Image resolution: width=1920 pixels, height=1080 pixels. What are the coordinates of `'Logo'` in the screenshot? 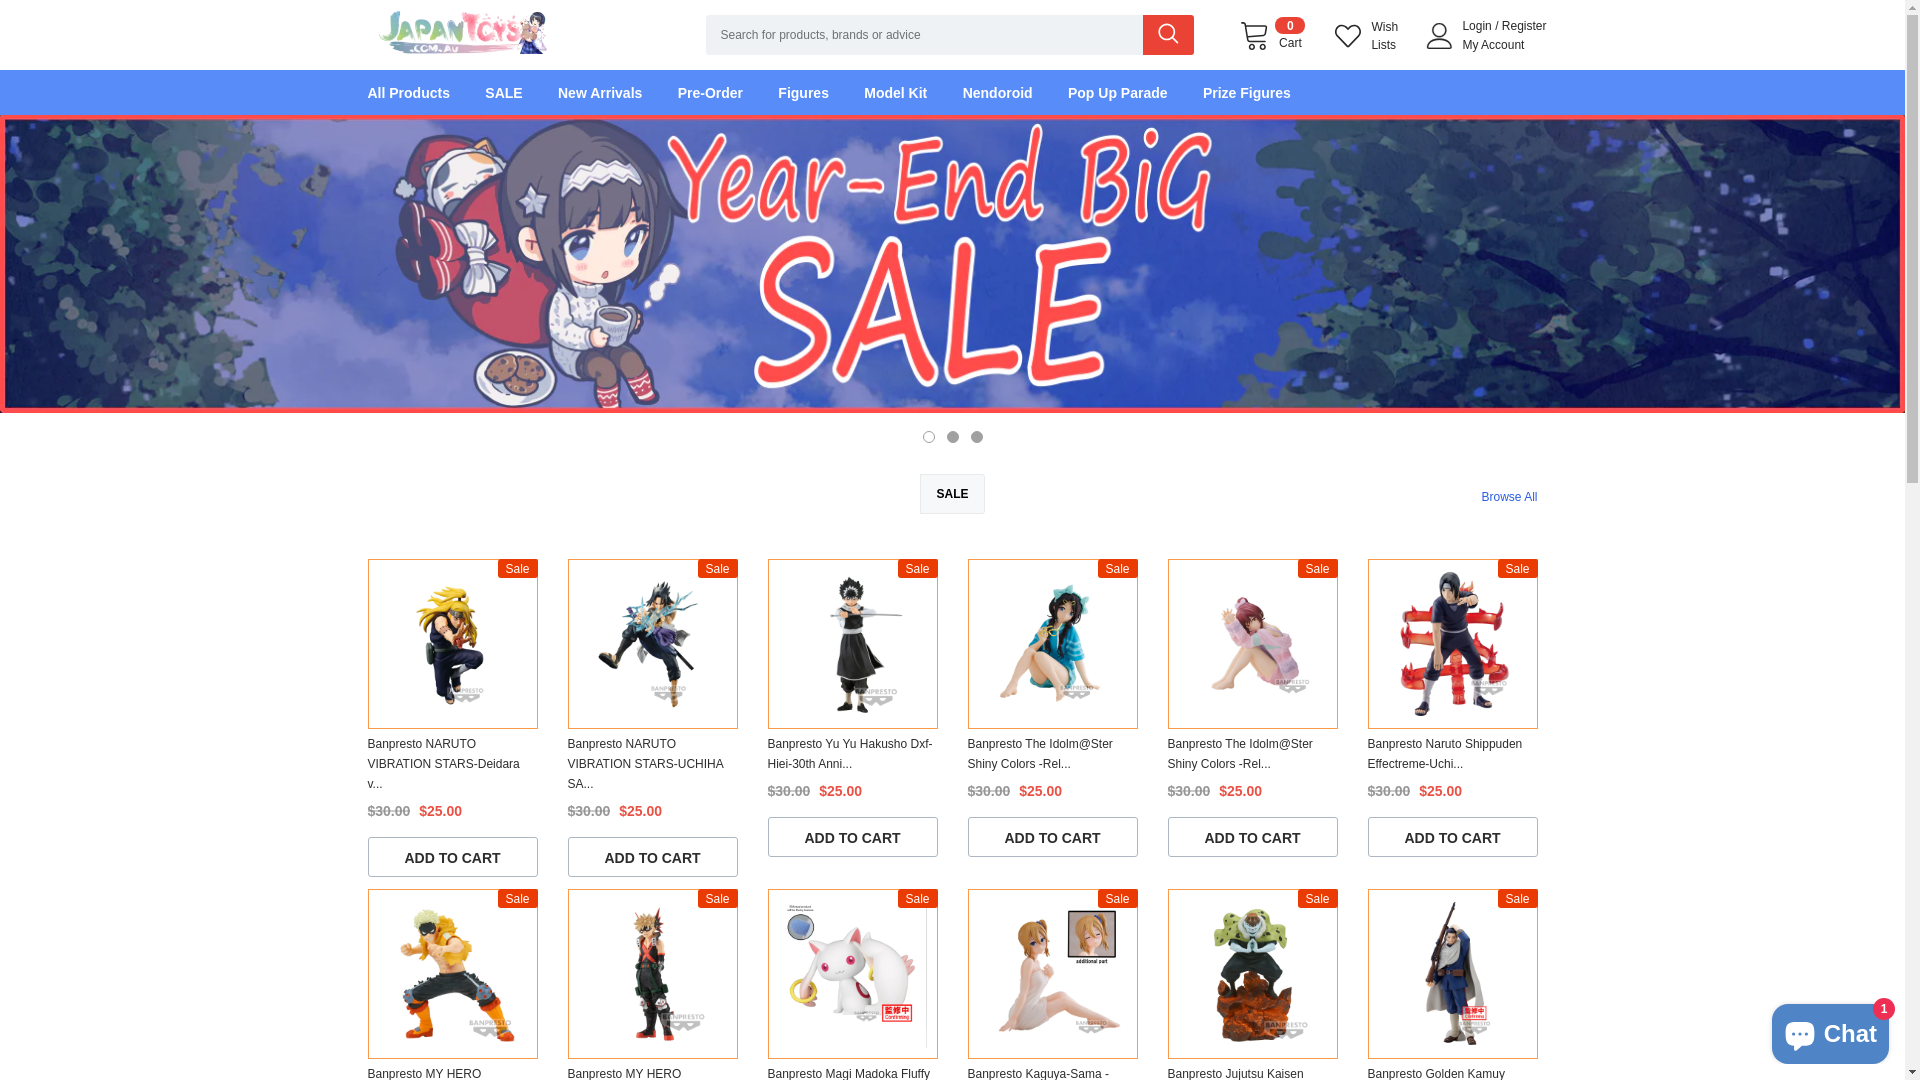 It's located at (368, 27).